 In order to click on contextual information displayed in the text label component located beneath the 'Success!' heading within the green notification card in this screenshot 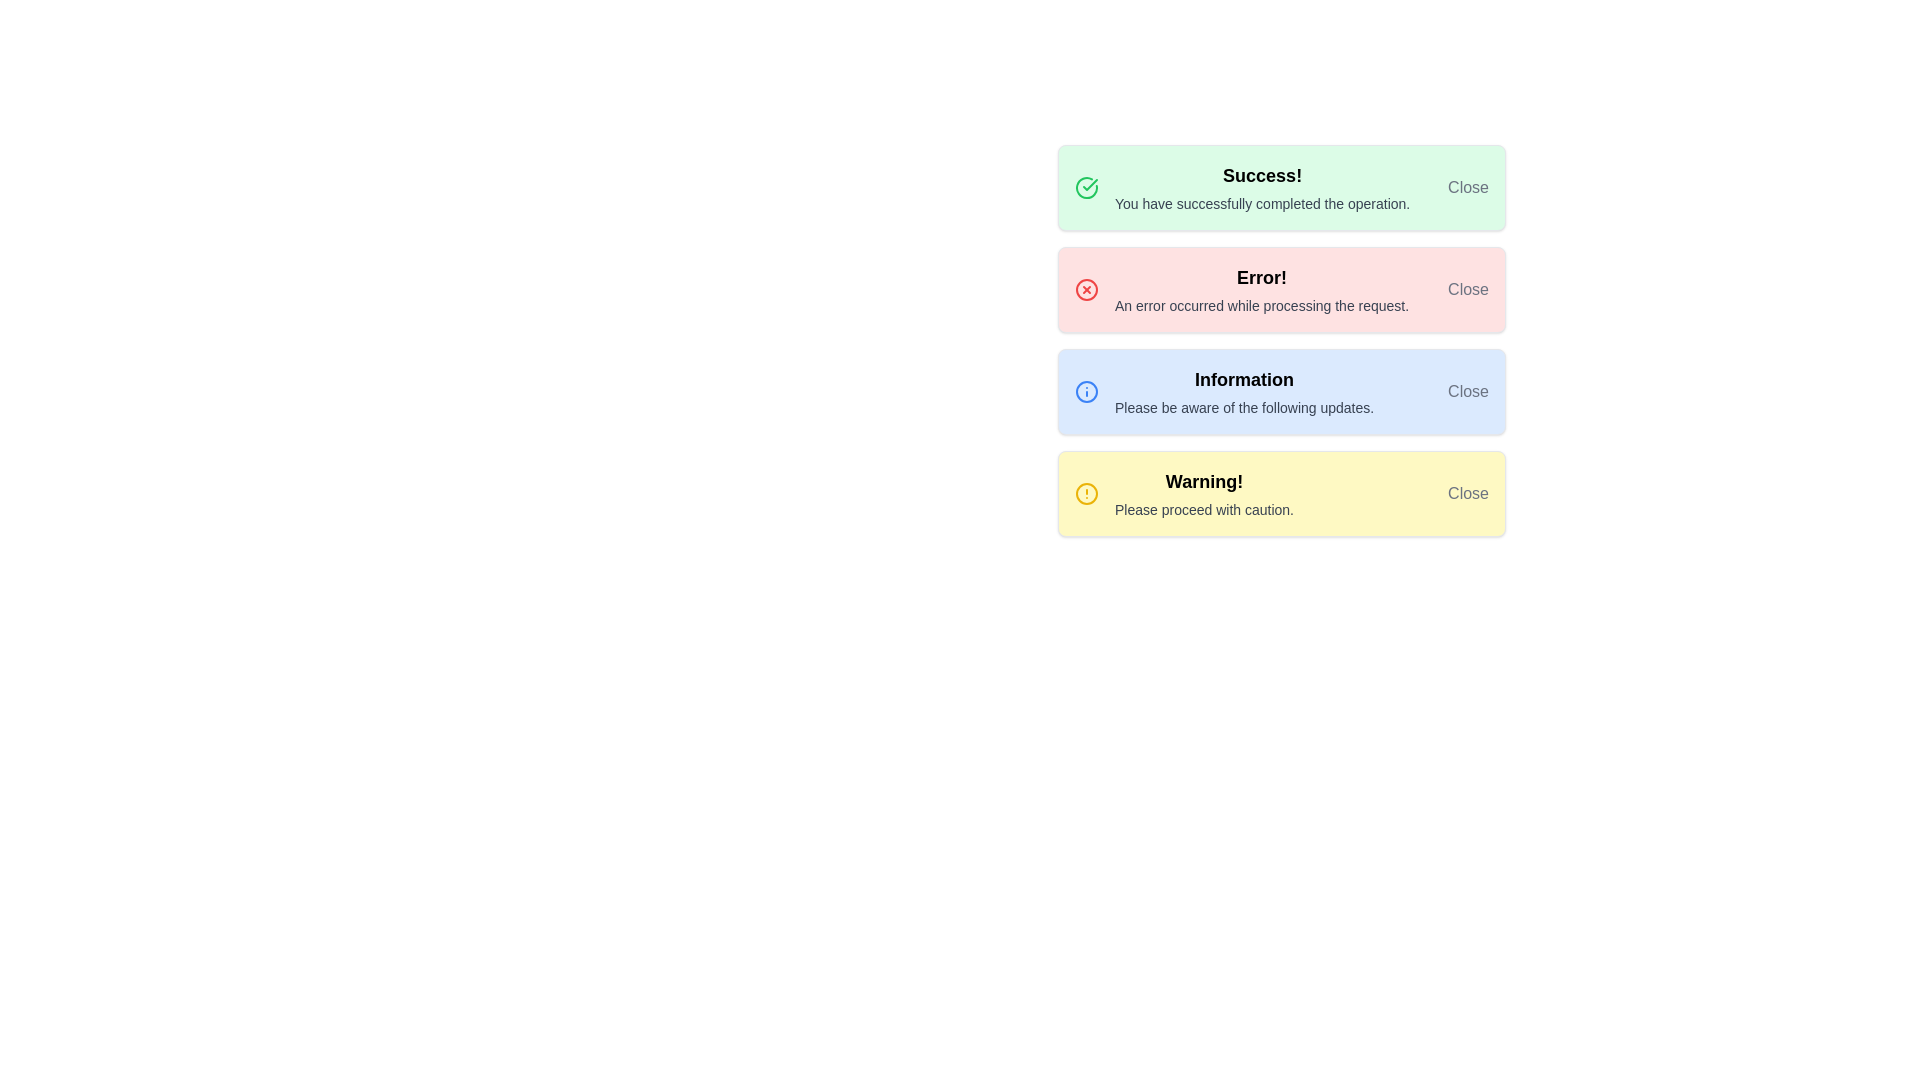, I will do `click(1261, 204)`.